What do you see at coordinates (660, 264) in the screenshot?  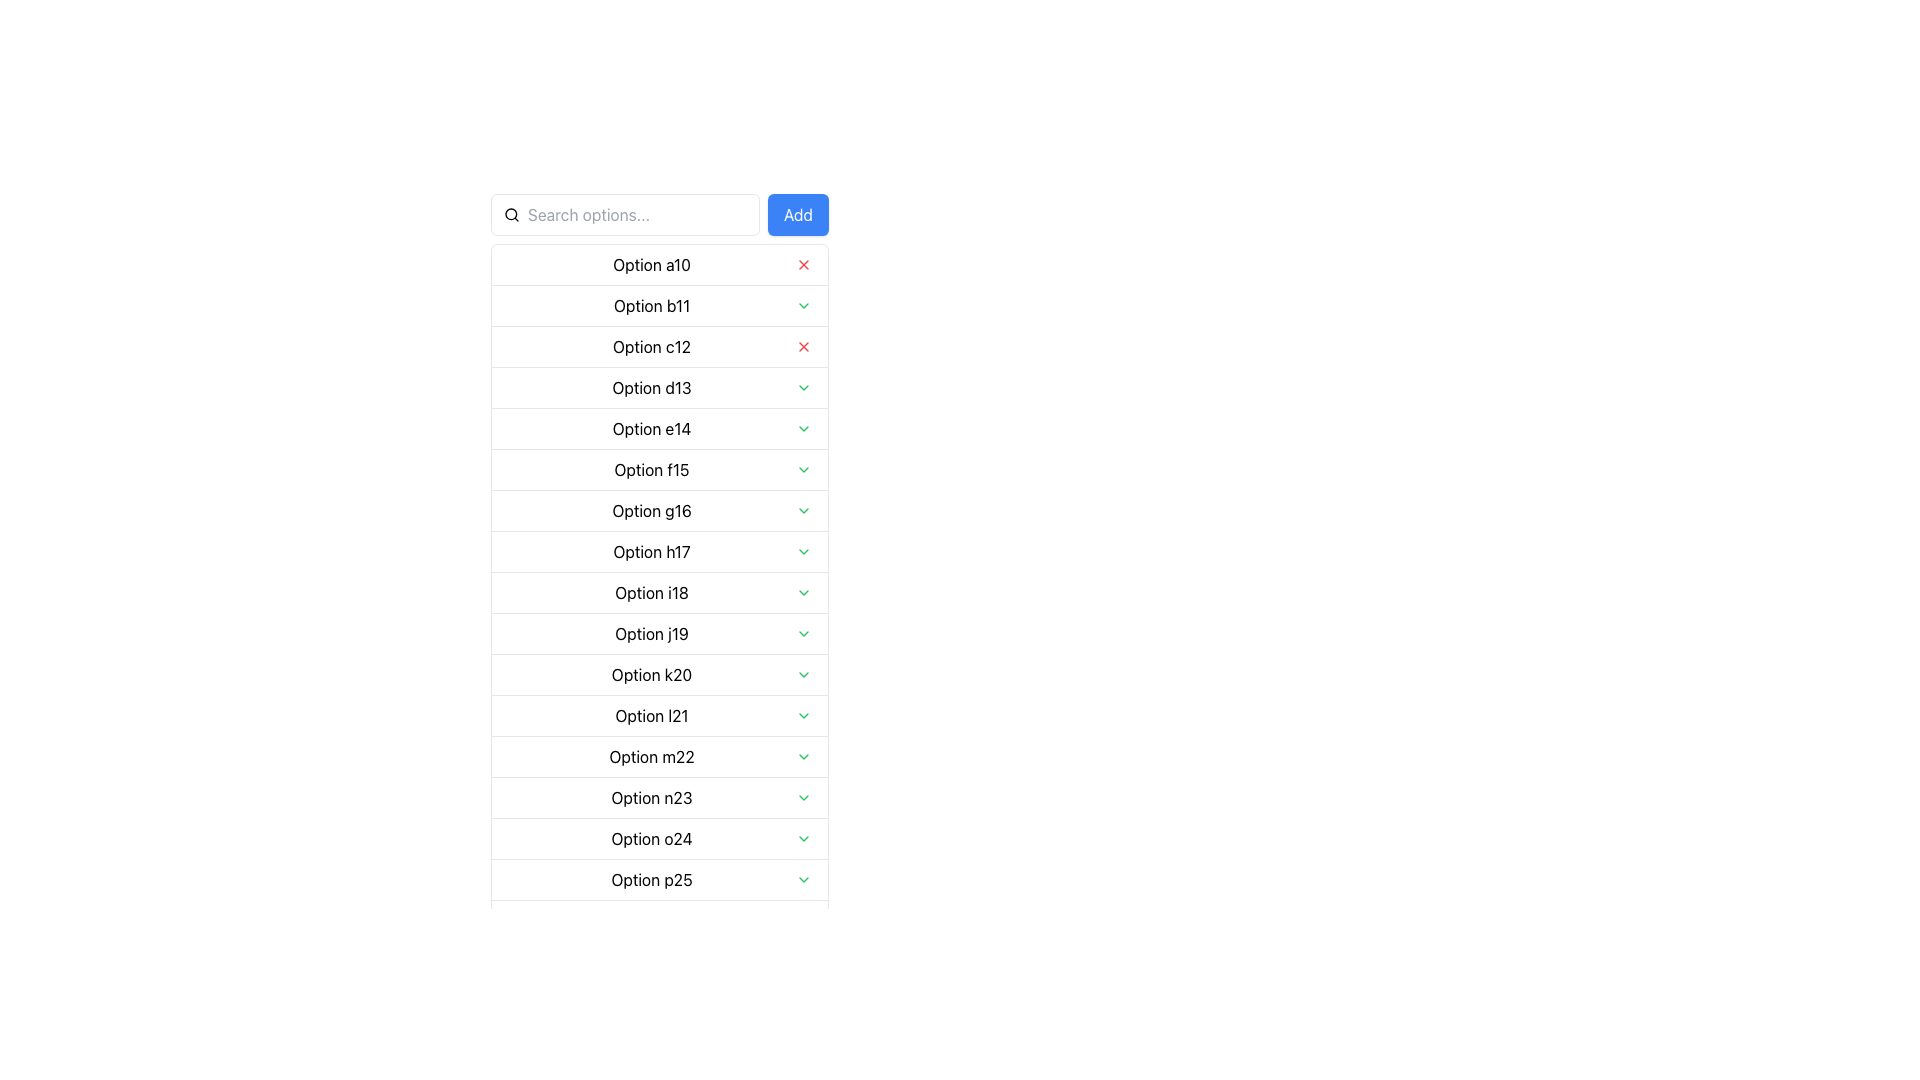 I see `the highlighted list item with the text 'Option a10' by clicking on it` at bounding box center [660, 264].